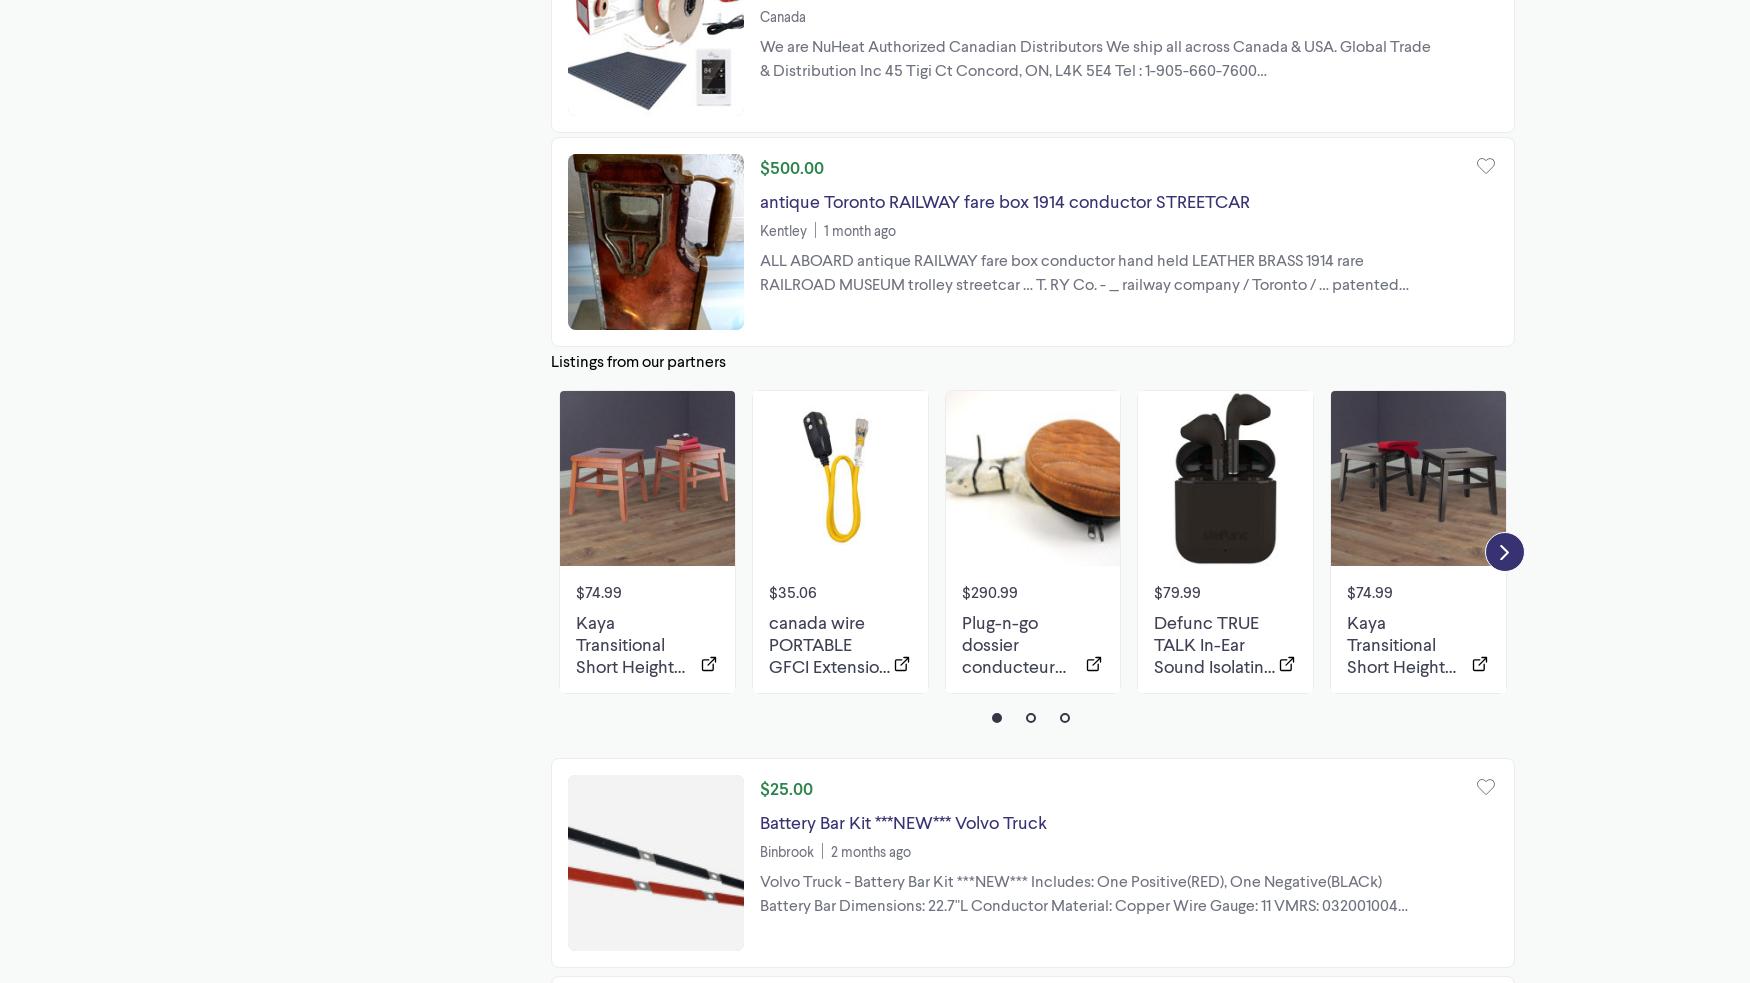  What do you see at coordinates (1560, 590) in the screenshot?
I see `'$18.99'` at bounding box center [1560, 590].